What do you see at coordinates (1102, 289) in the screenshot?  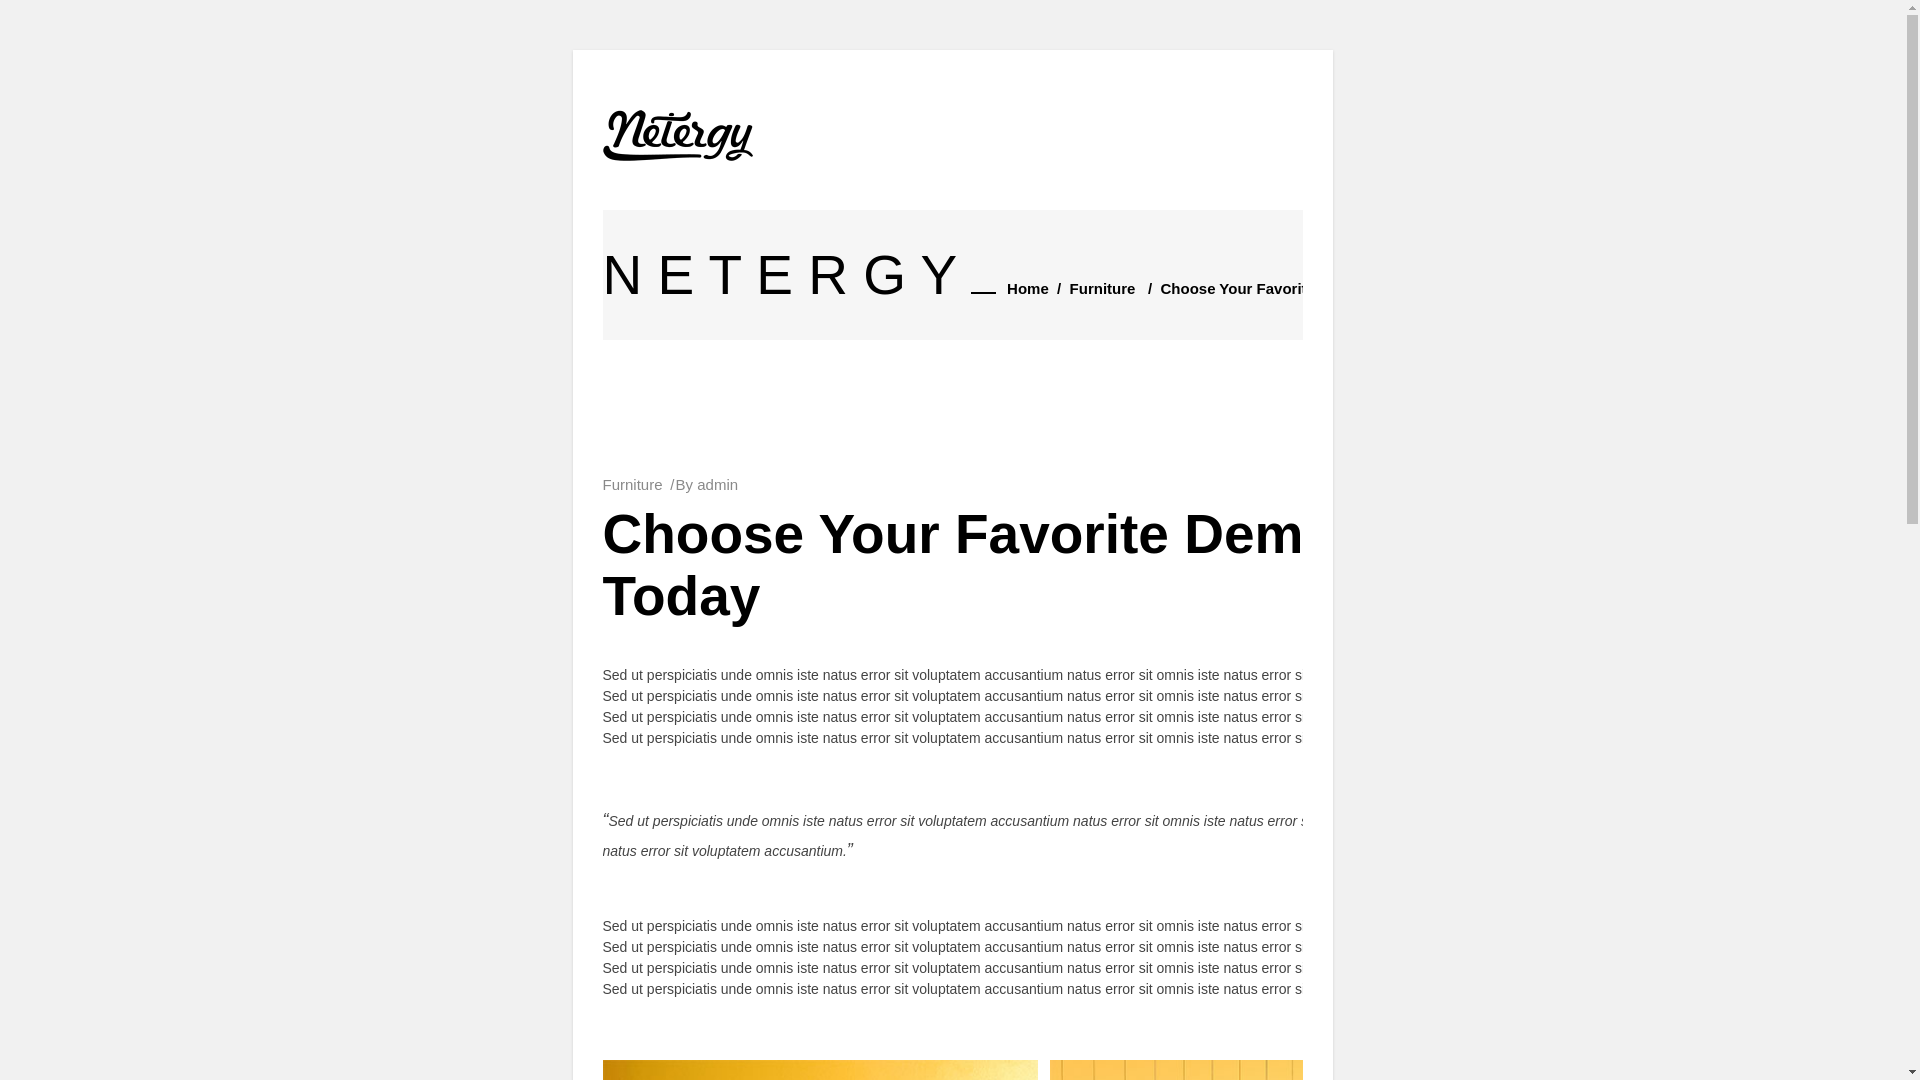 I see `'Furniture'` at bounding box center [1102, 289].